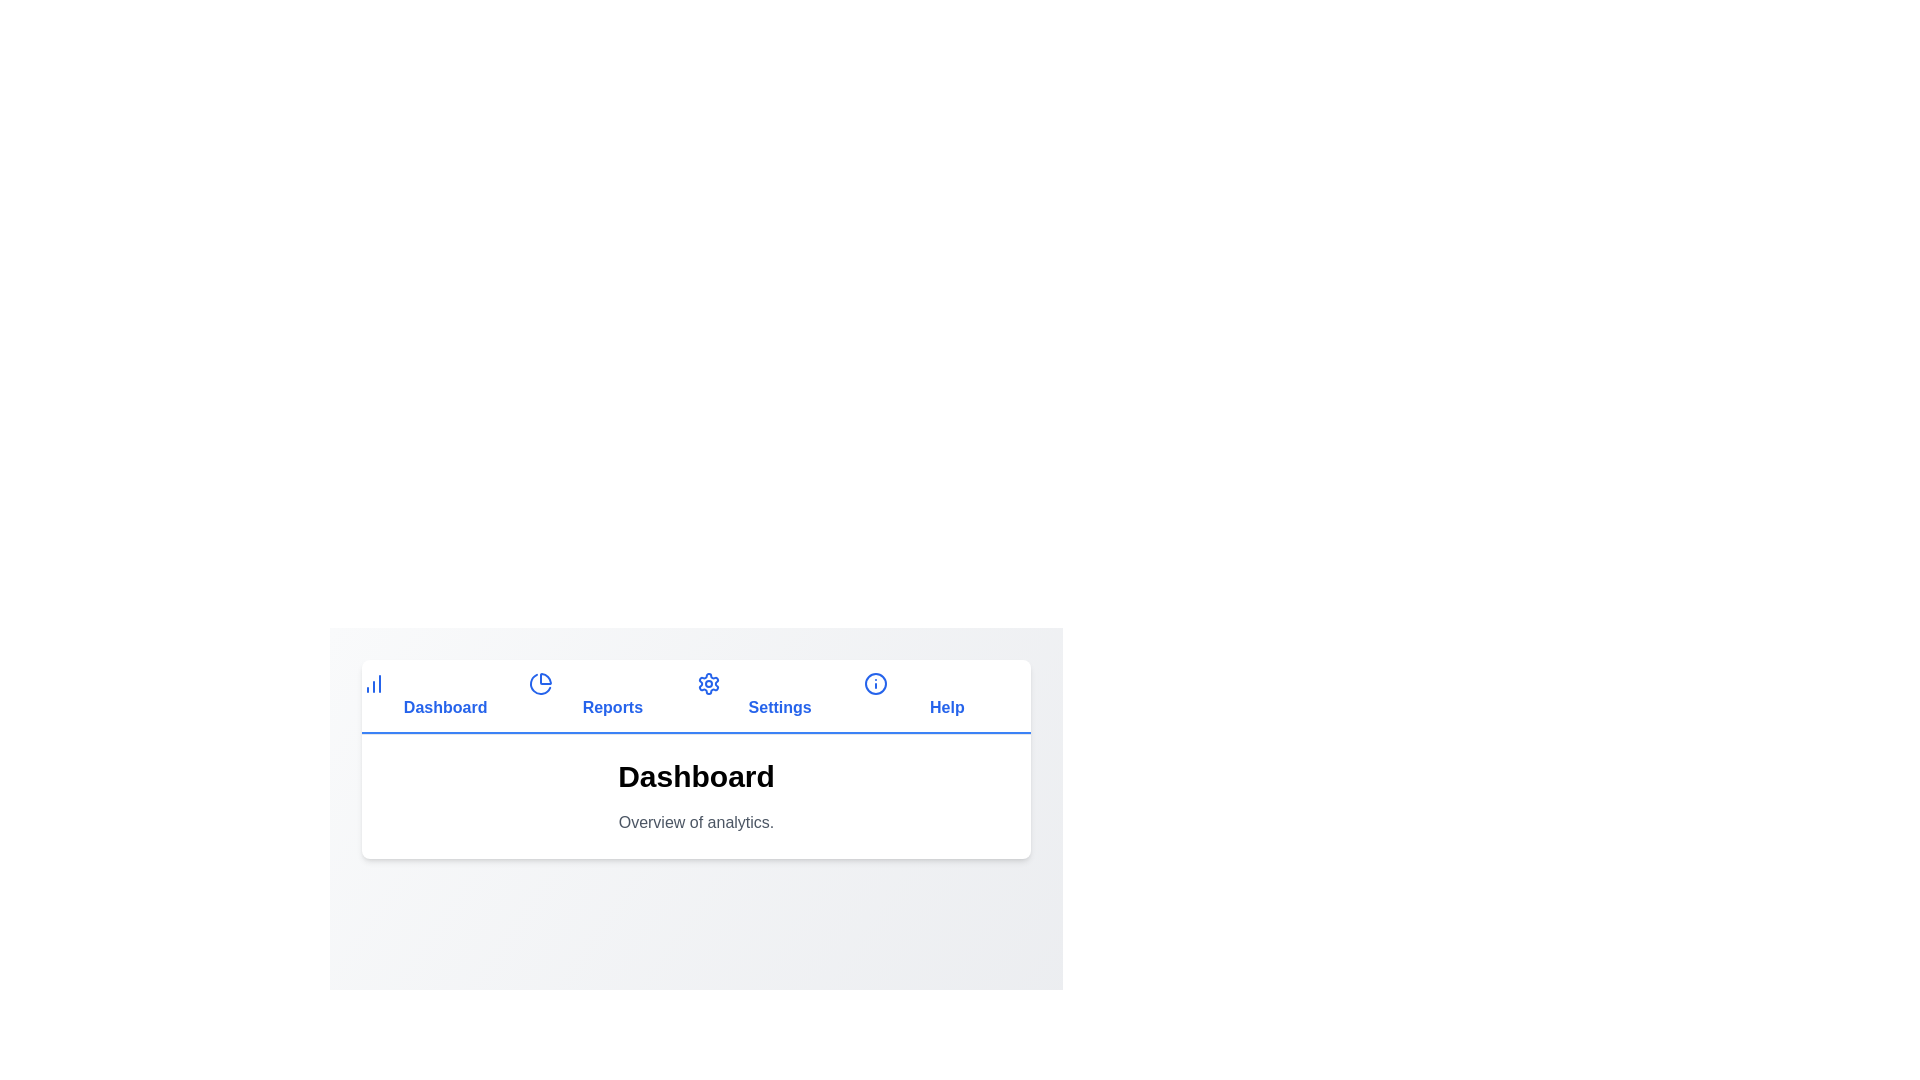  What do you see at coordinates (946, 696) in the screenshot?
I see `the 'Help' button in the navigation bar` at bounding box center [946, 696].